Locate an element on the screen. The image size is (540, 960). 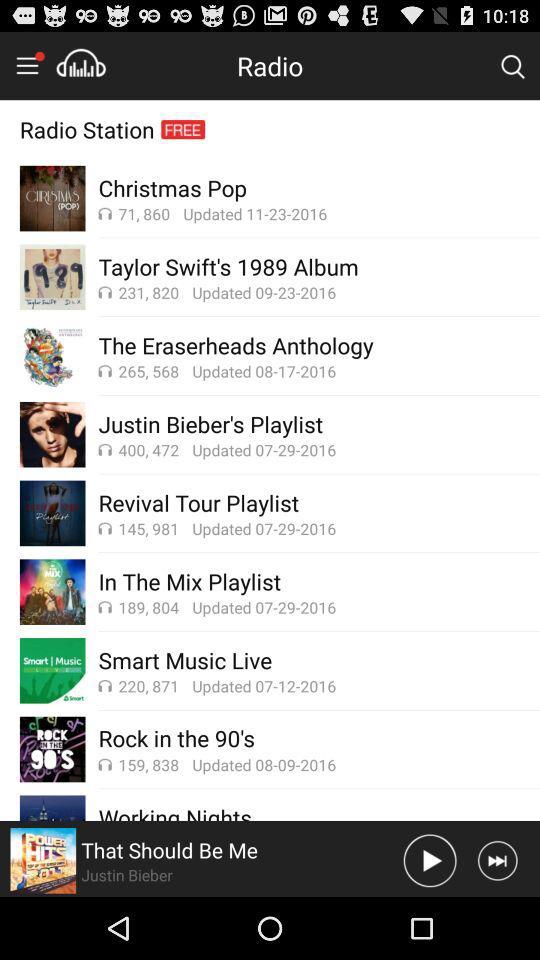
the music are reduce tension is located at coordinates (80, 65).